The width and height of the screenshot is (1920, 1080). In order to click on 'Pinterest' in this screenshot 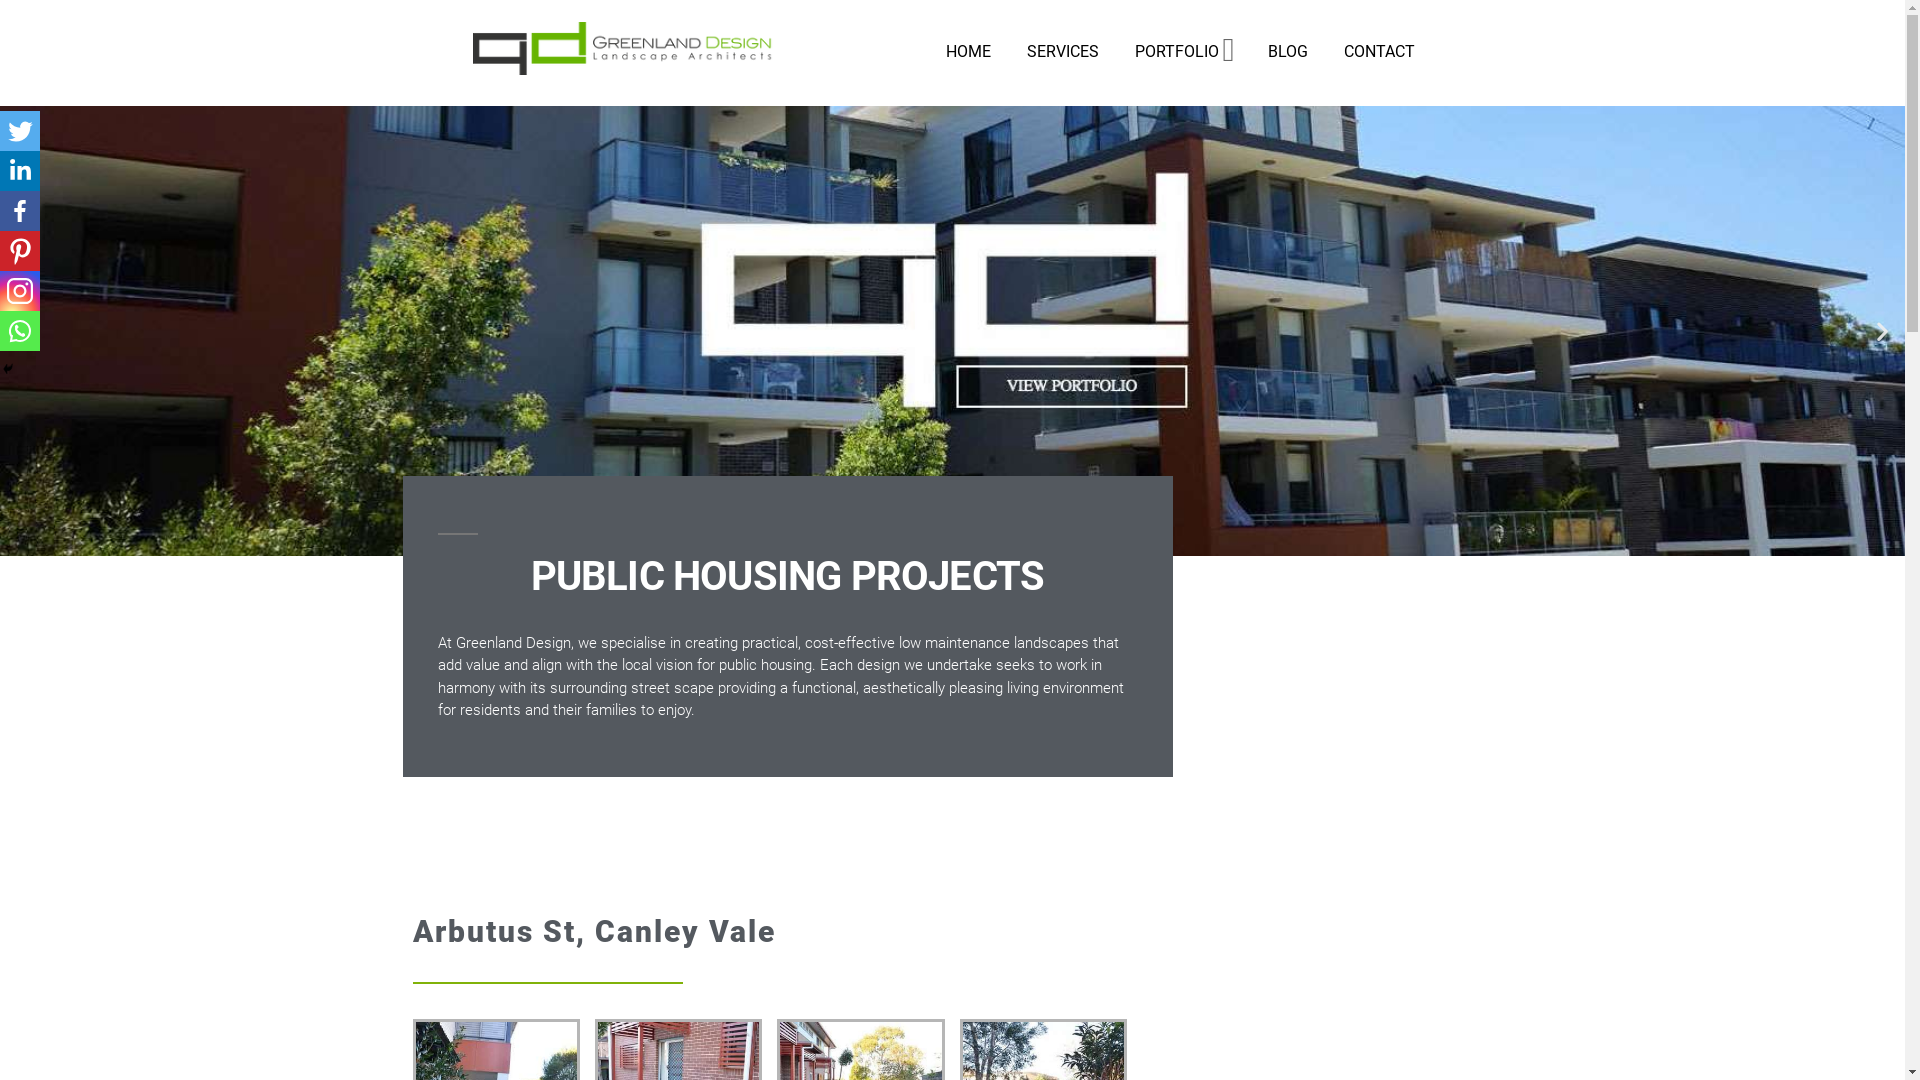, I will do `click(19, 249)`.